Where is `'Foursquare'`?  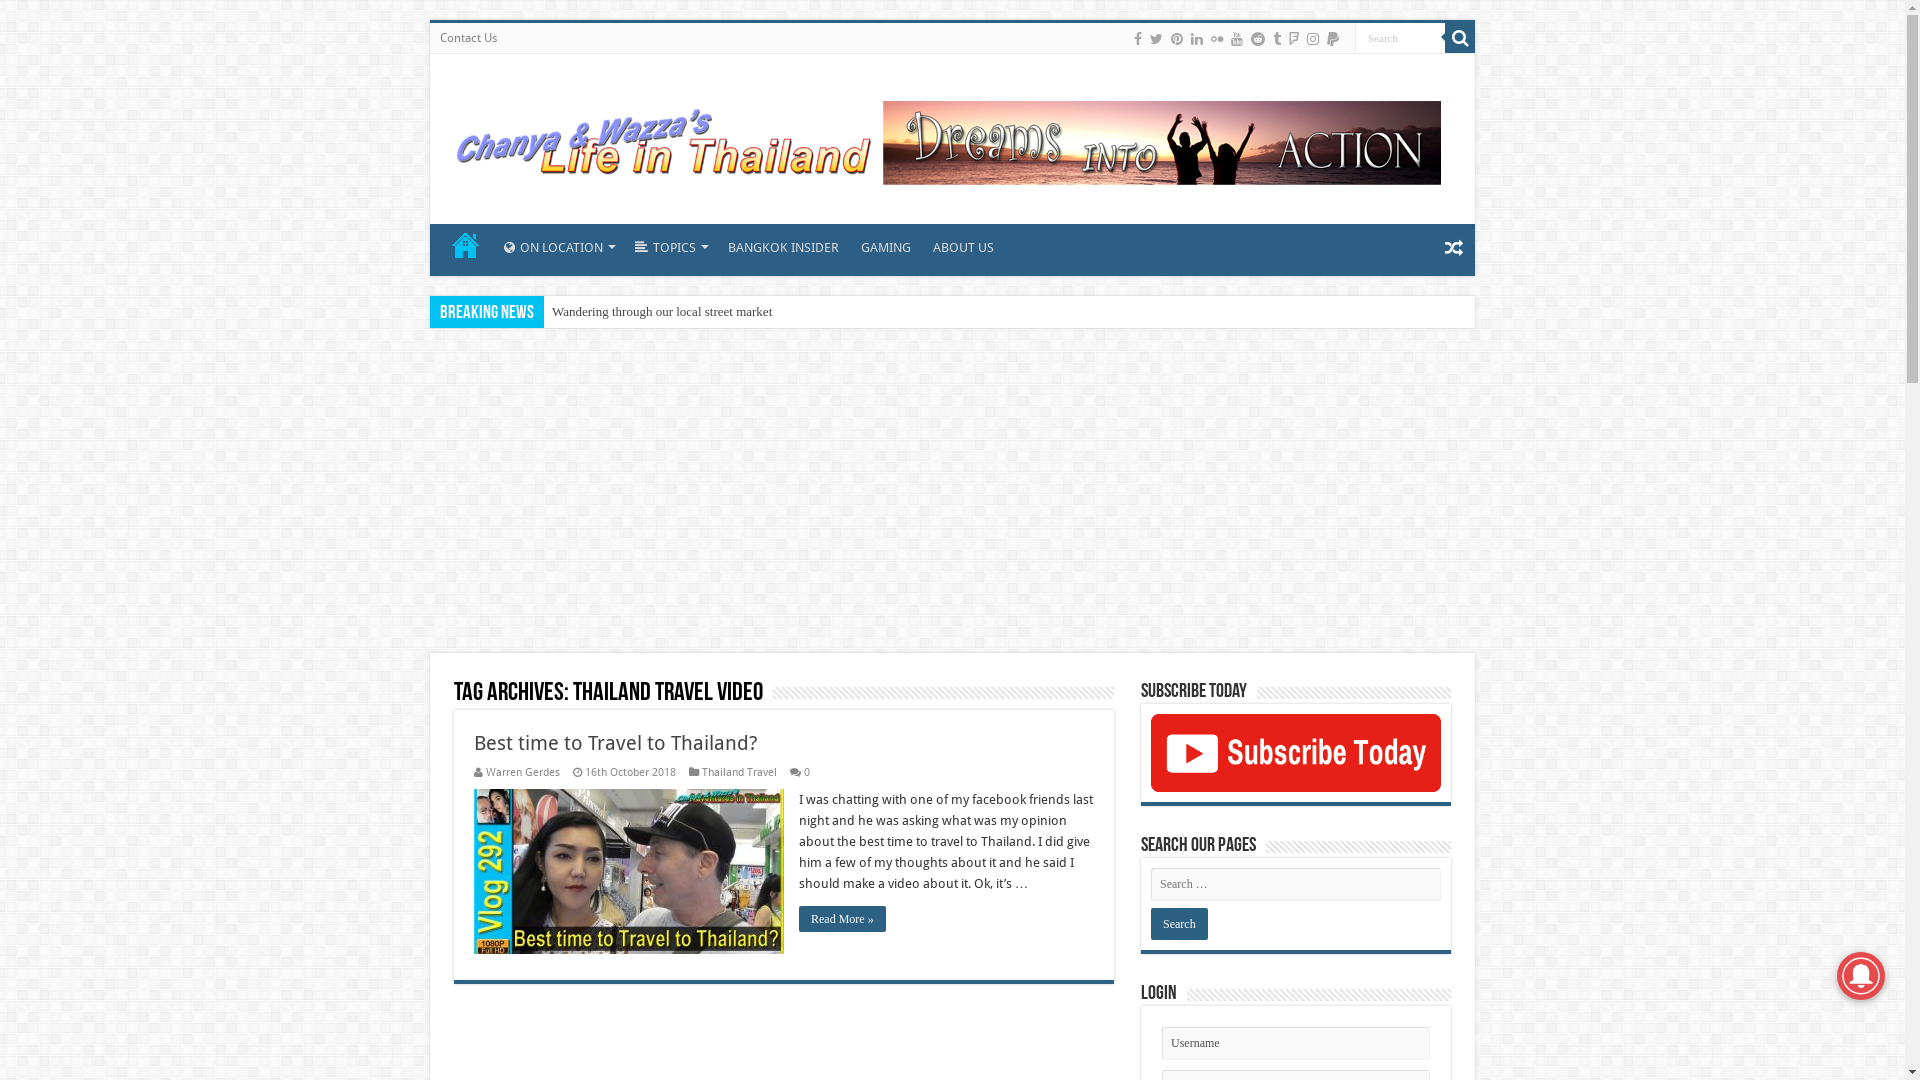
'Foursquare' is located at coordinates (1286, 38).